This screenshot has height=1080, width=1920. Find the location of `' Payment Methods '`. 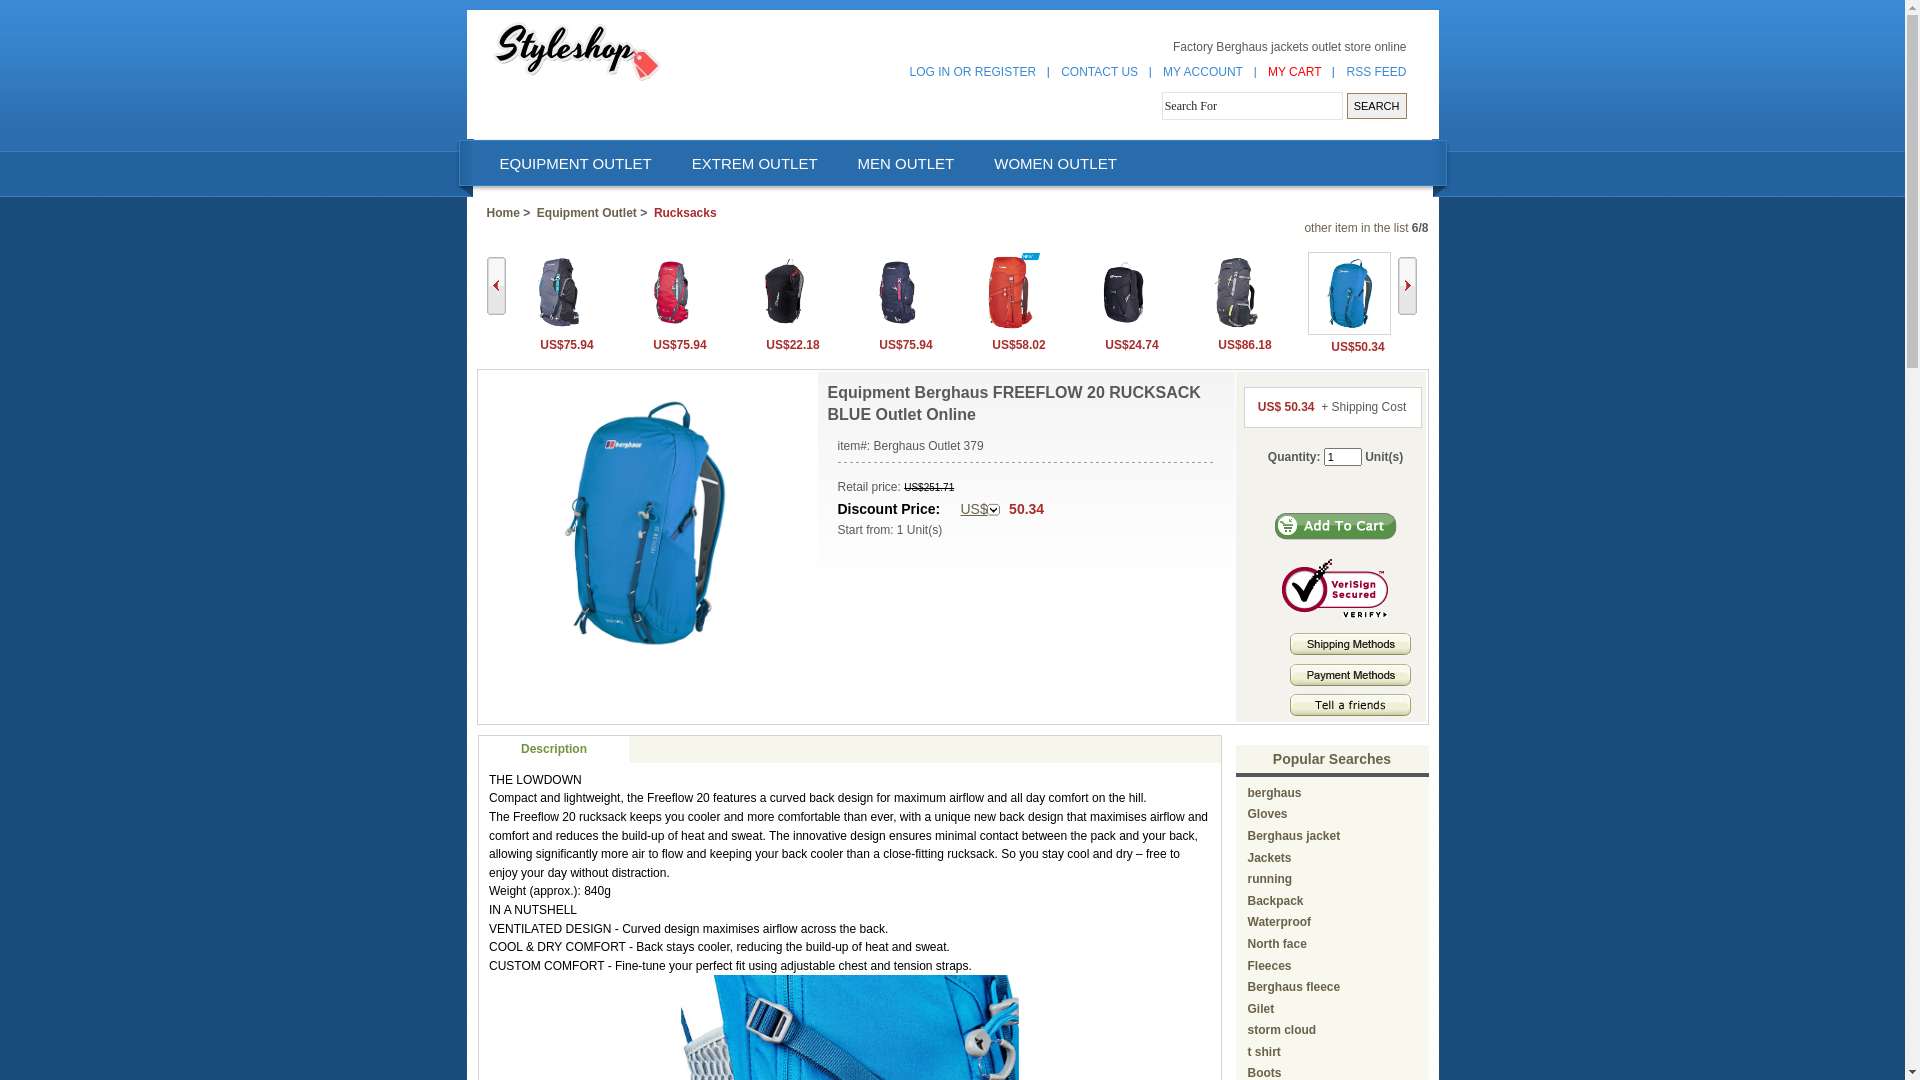

' Payment Methods ' is located at coordinates (1350, 675).